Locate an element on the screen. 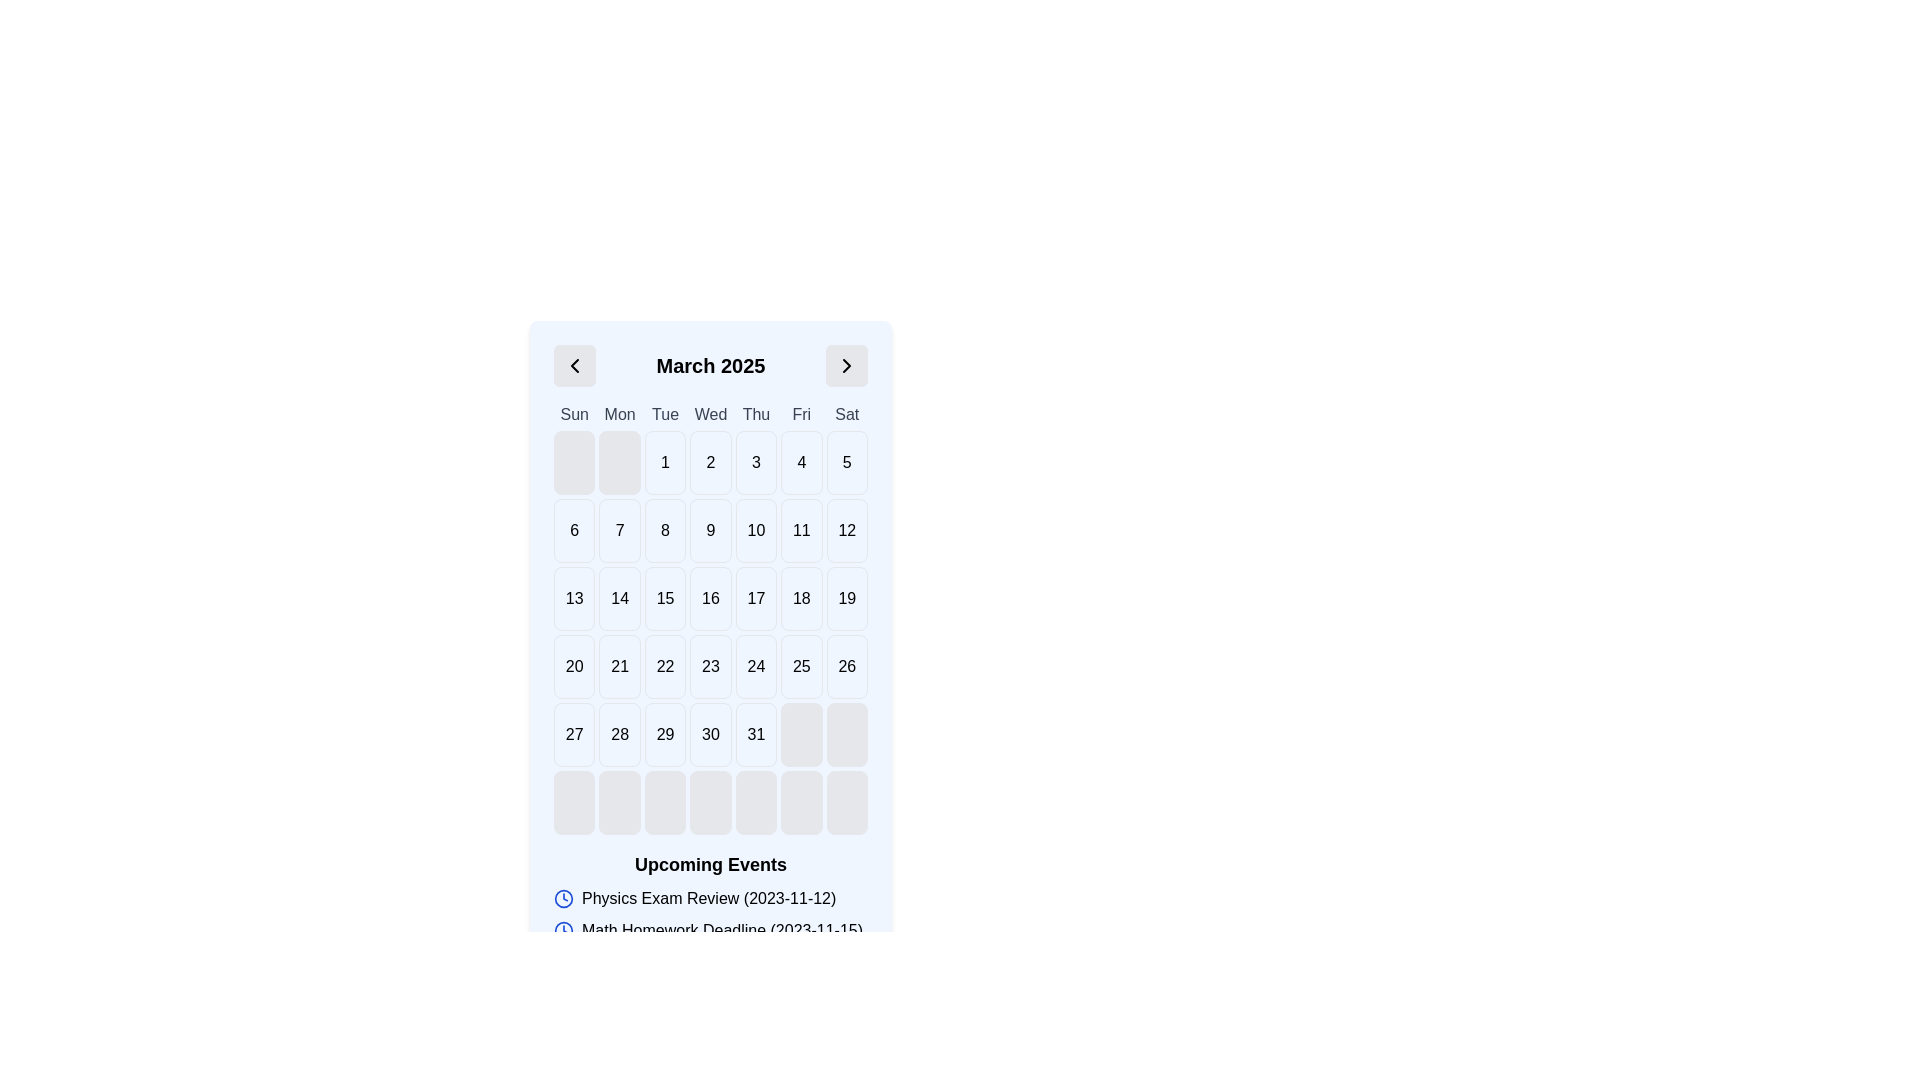  the date selector representing the 23rd day in the calendar grid is located at coordinates (710, 667).